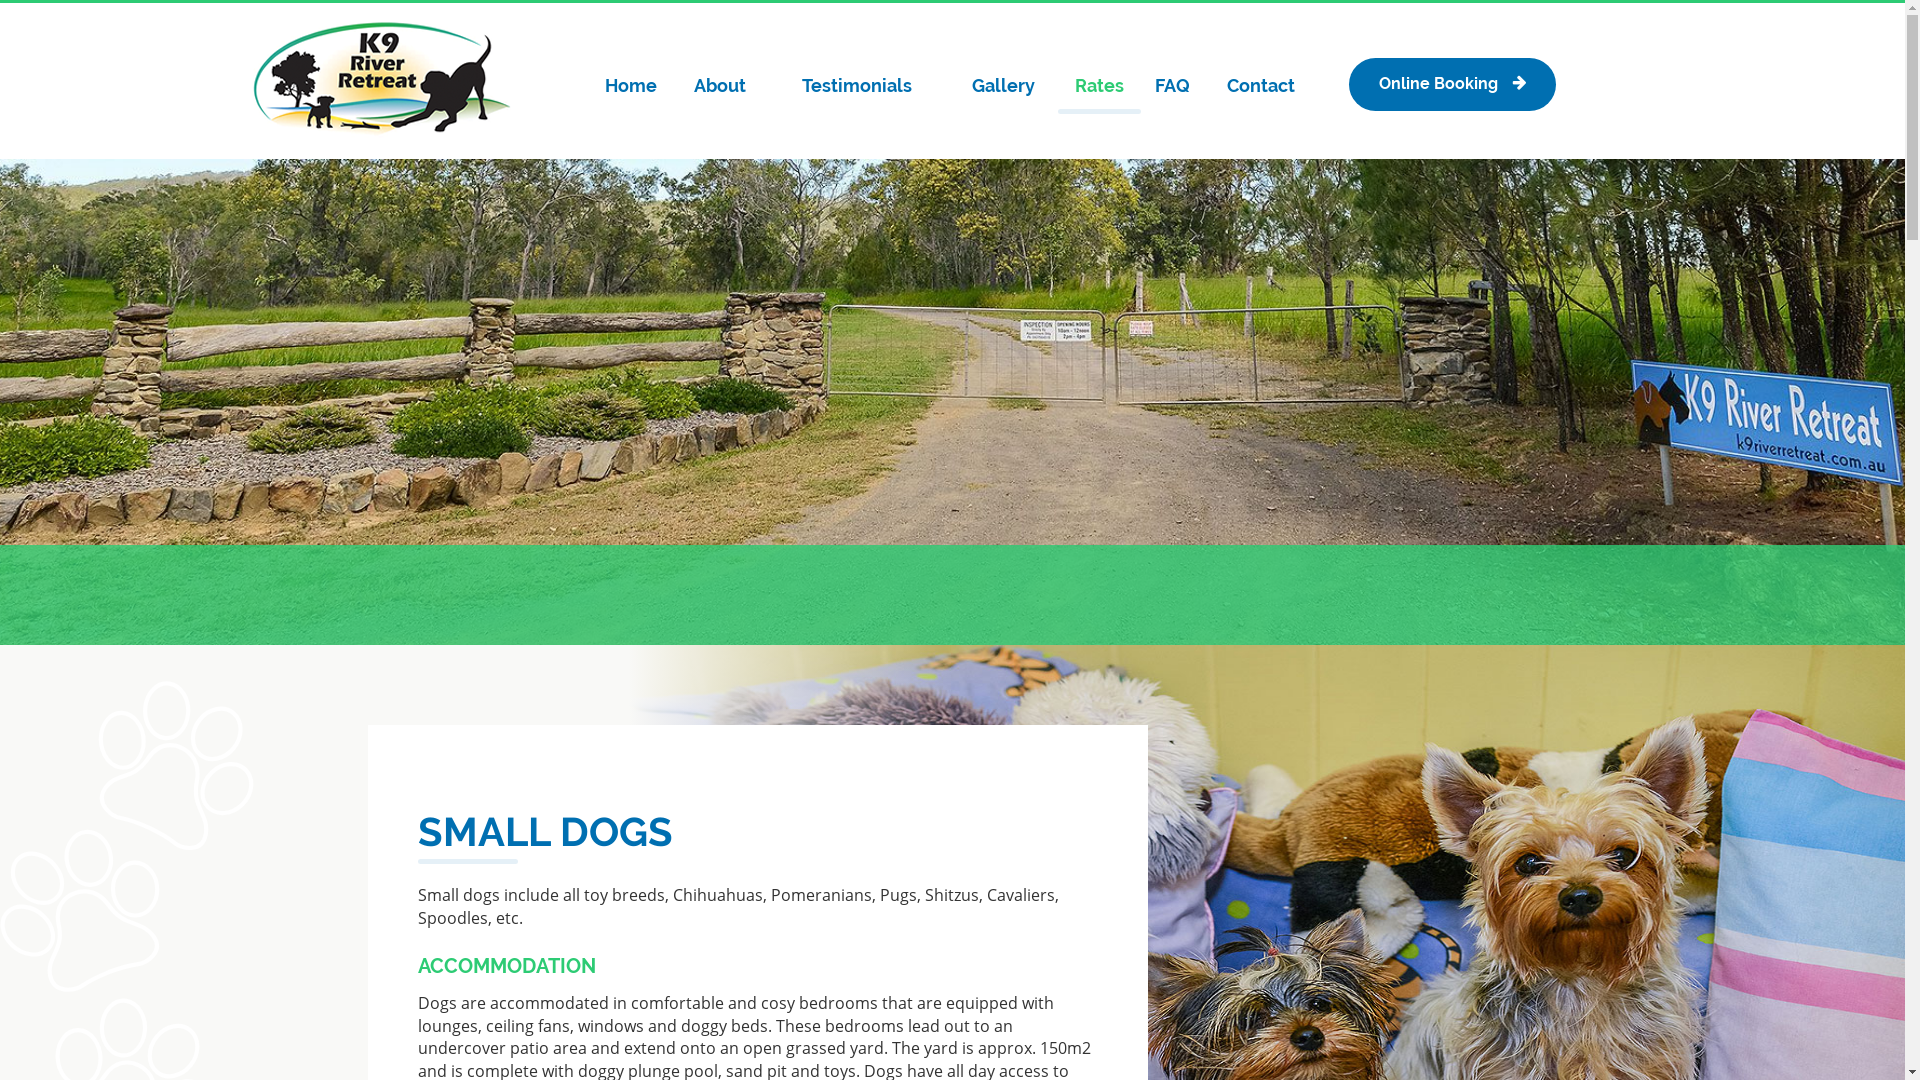 The height and width of the screenshot is (1080, 1920). I want to click on 'Online Booking', so click(1451, 83).